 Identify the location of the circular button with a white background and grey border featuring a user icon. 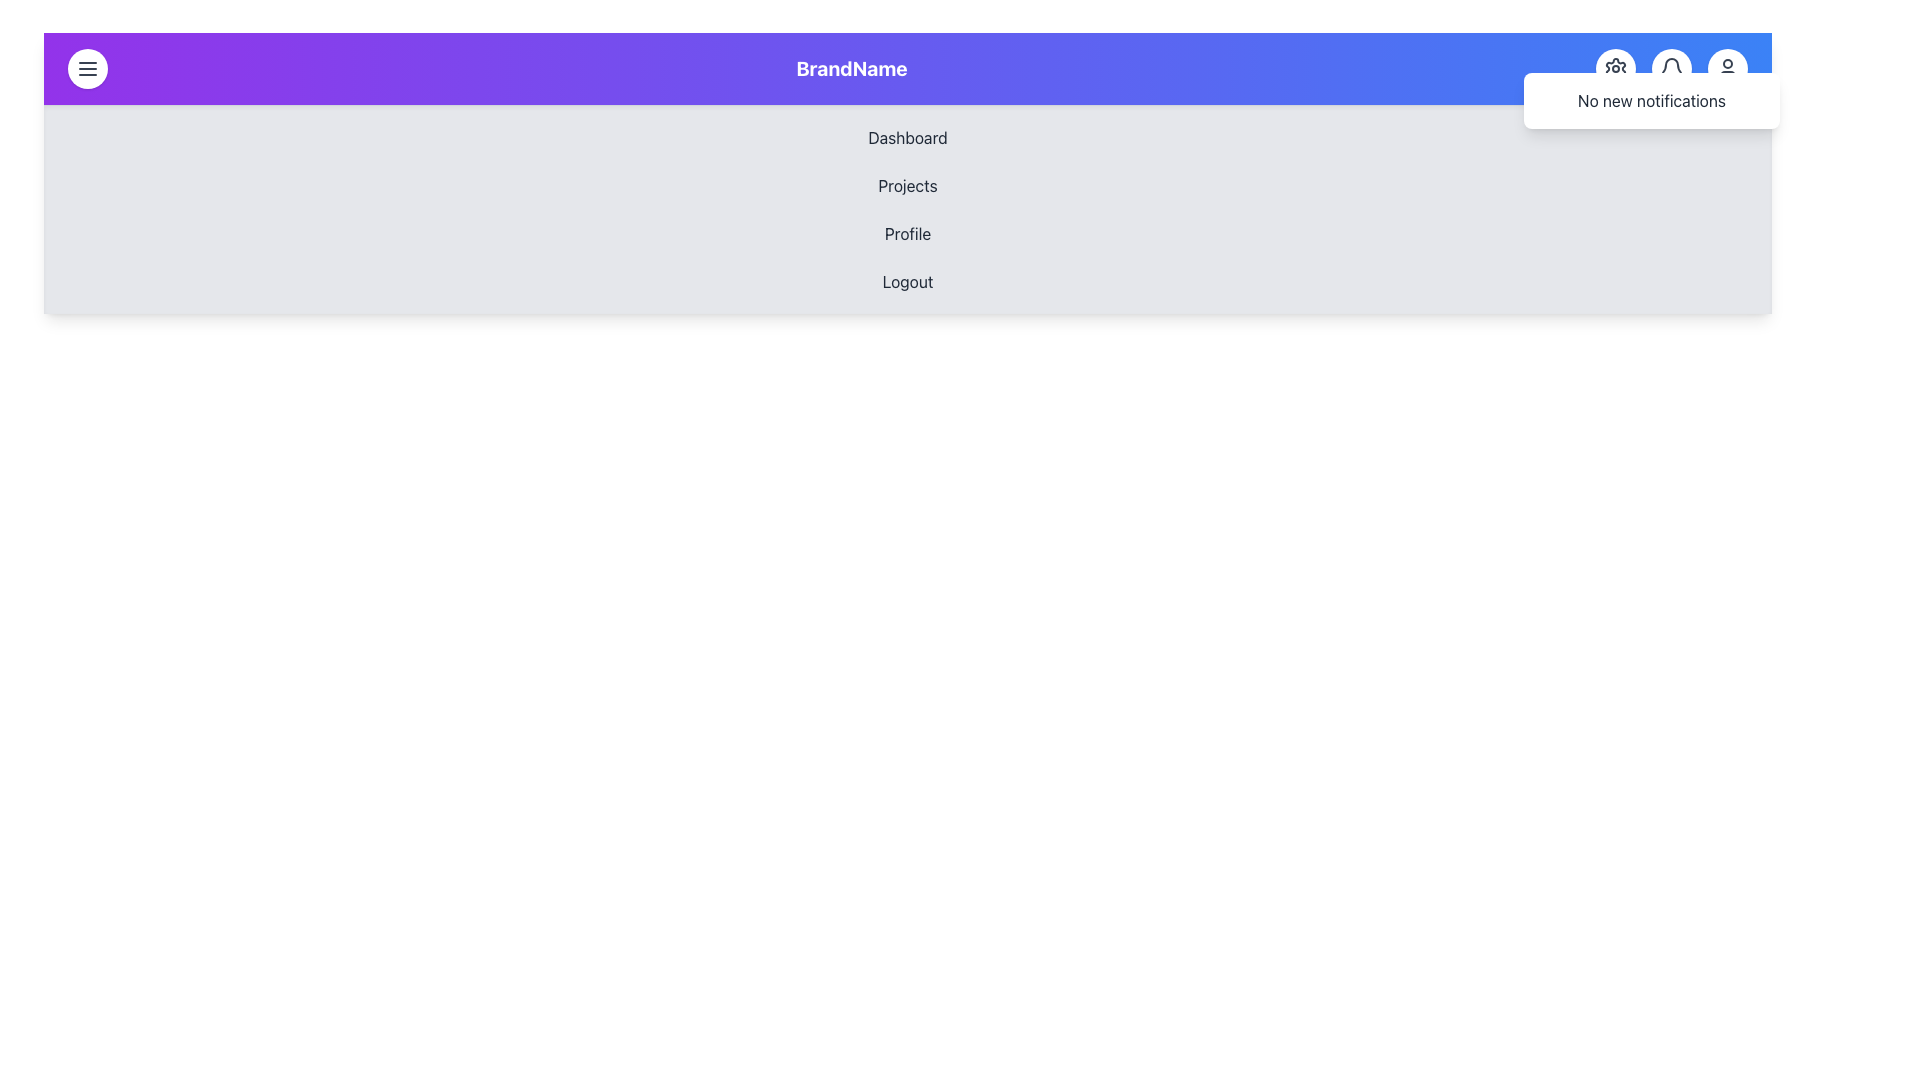
(1727, 68).